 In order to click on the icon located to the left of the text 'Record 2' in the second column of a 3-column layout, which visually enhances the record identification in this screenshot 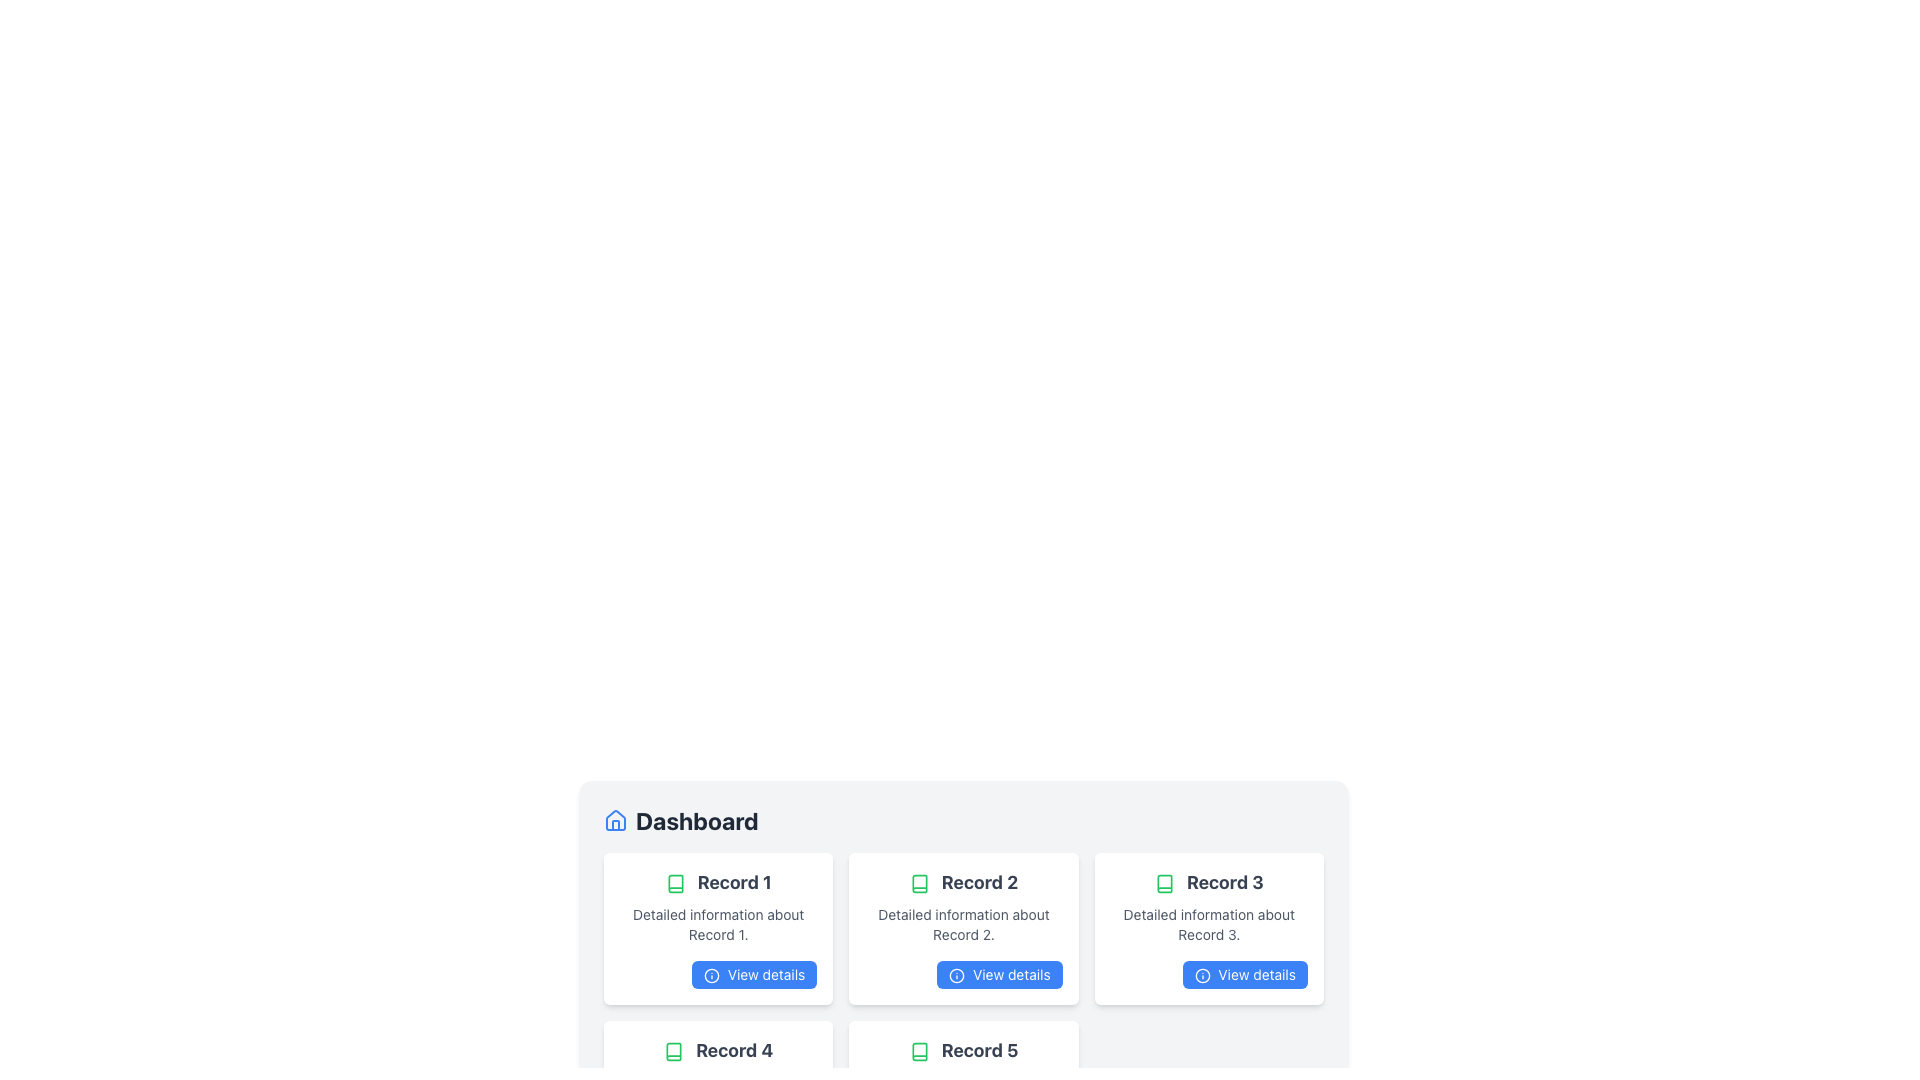, I will do `click(918, 883)`.